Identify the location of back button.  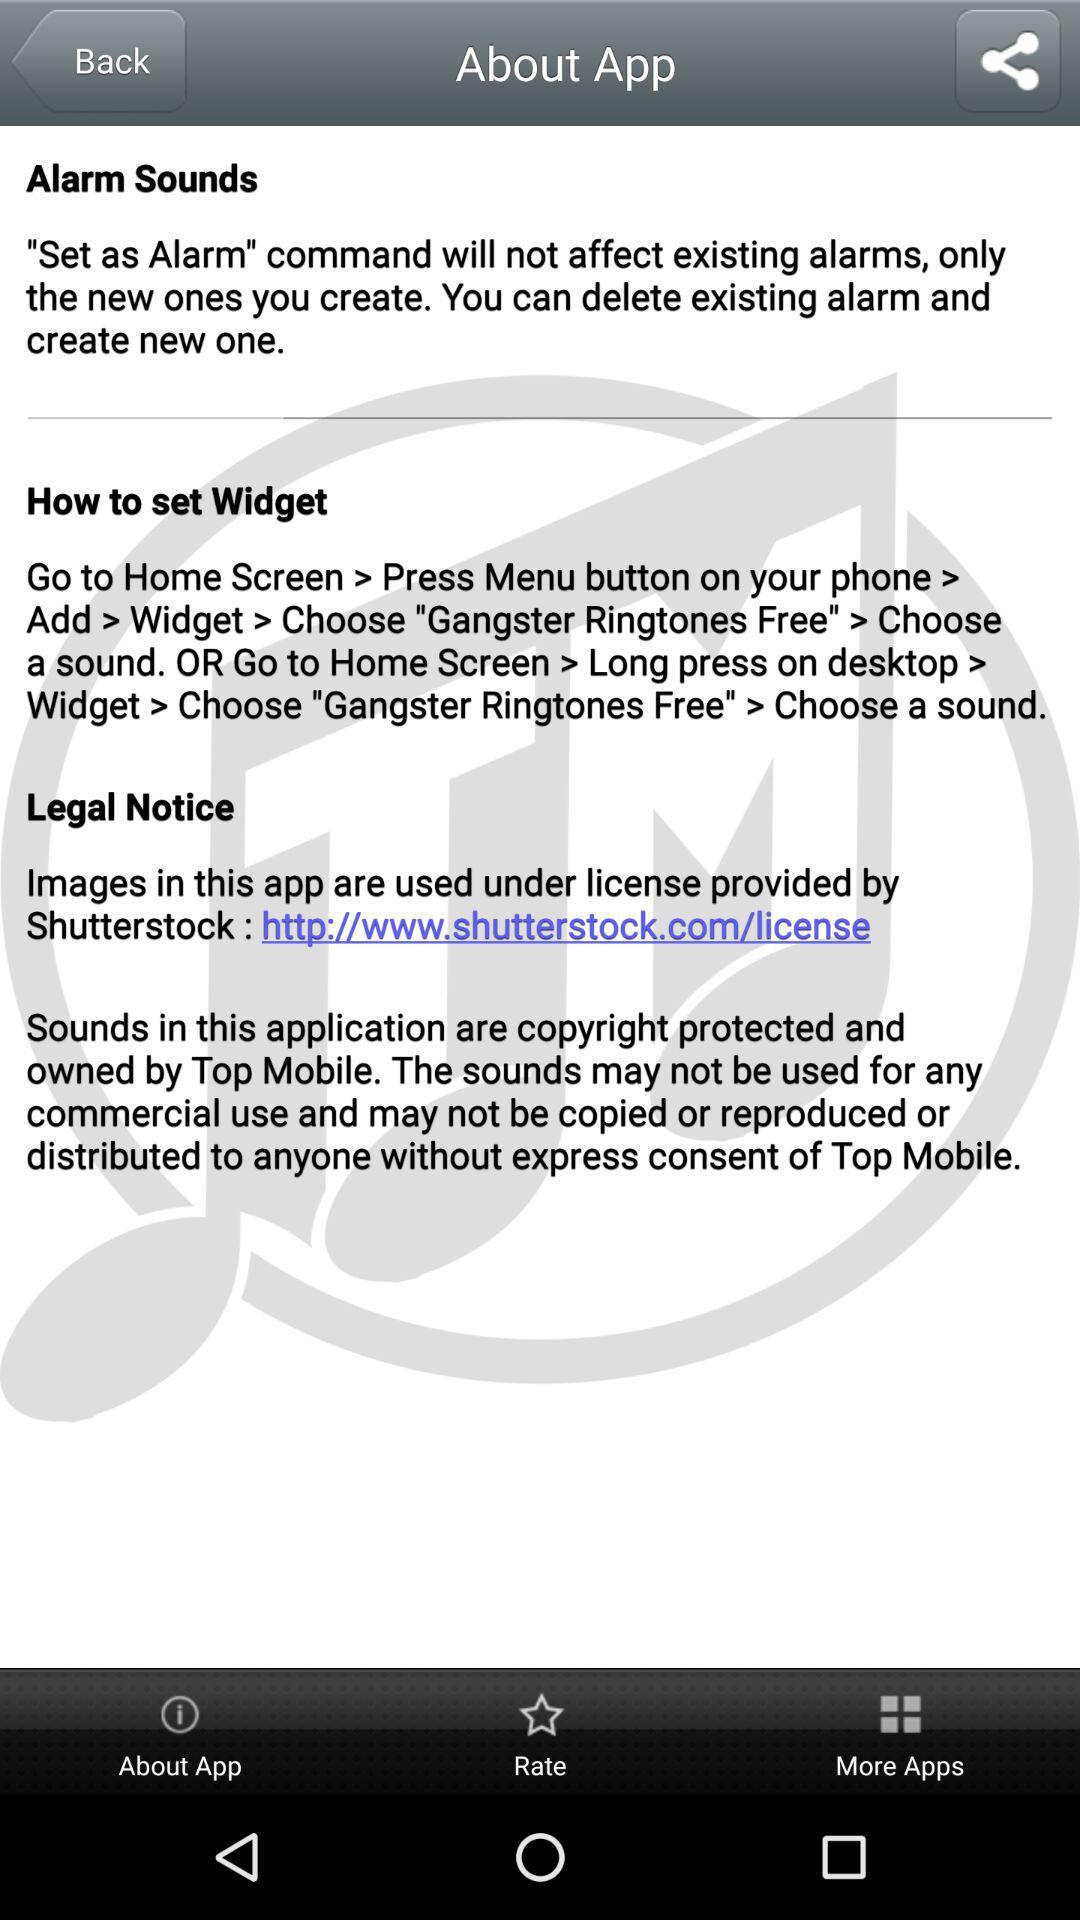
(97, 62).